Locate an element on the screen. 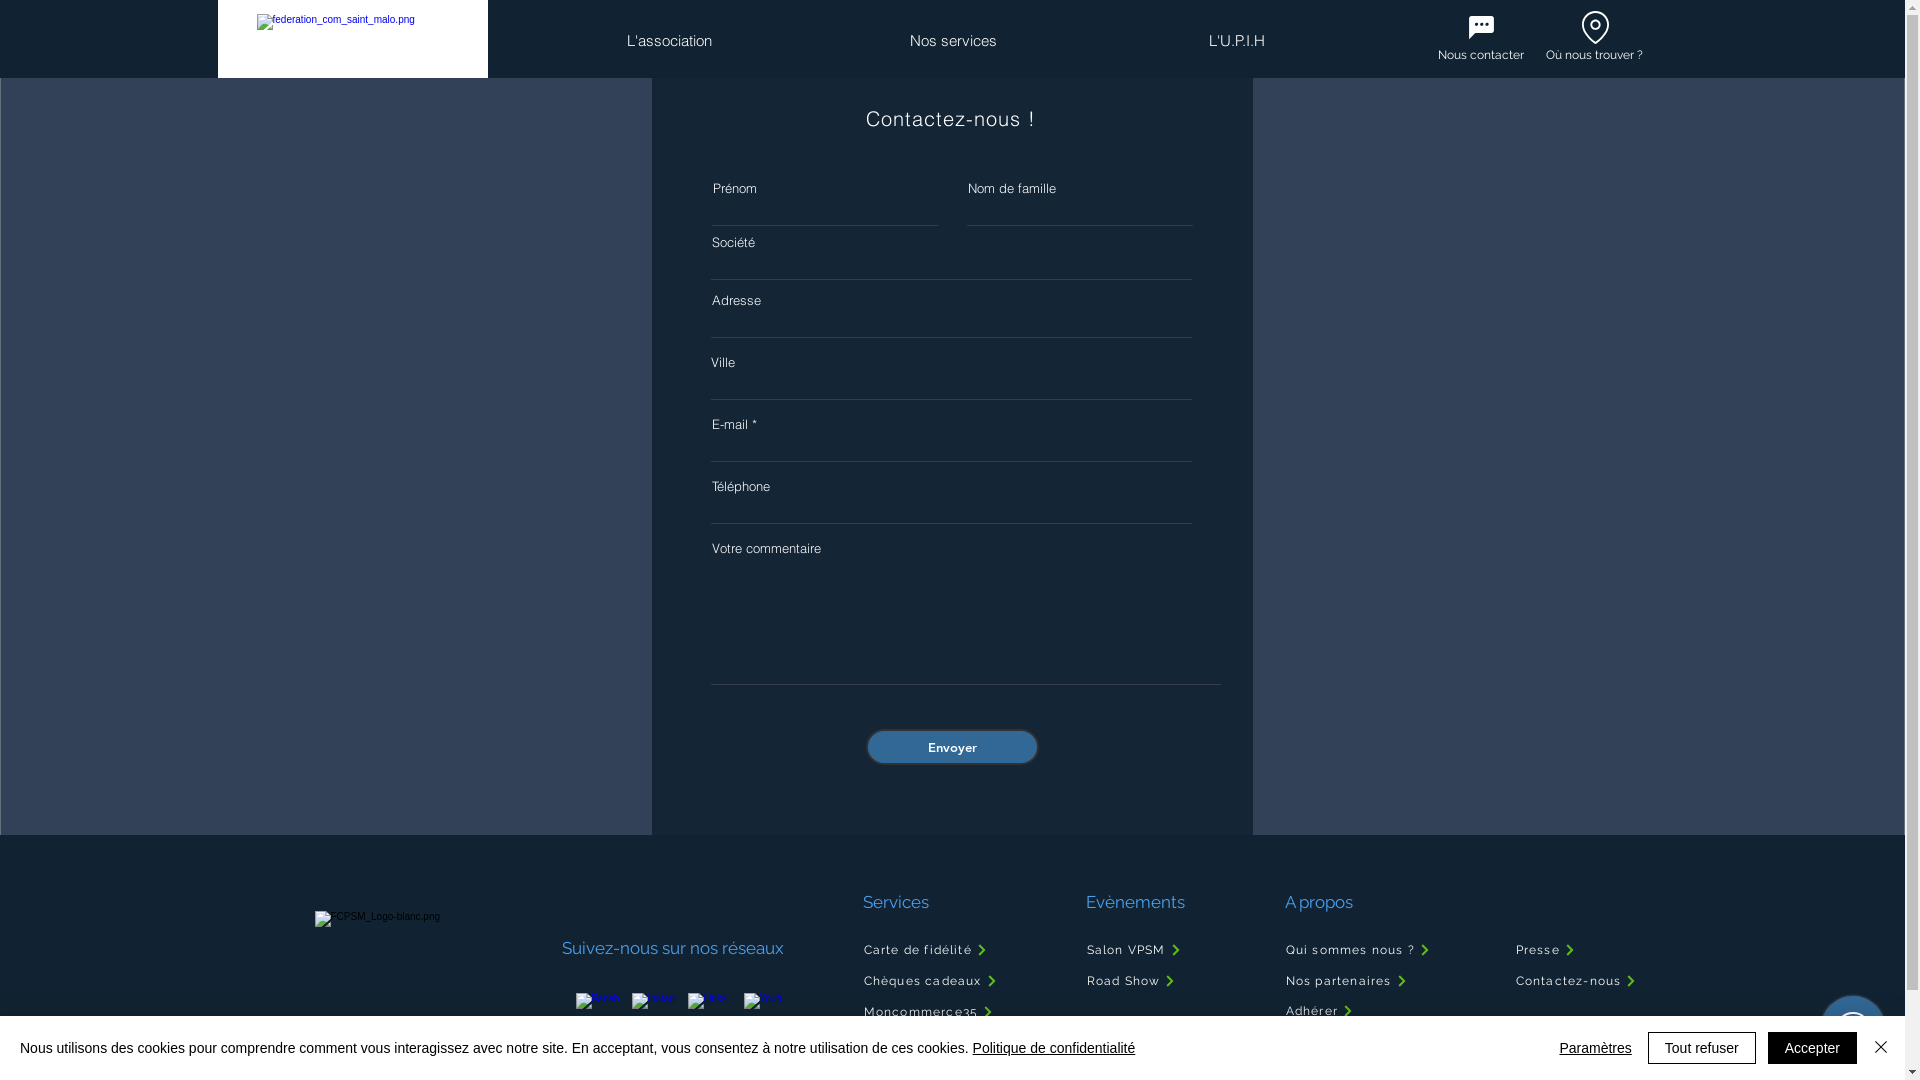 The width and height of the screenshot is (1920, 1080). 'Salon VPSM' is located at coordinates (1148, 948).